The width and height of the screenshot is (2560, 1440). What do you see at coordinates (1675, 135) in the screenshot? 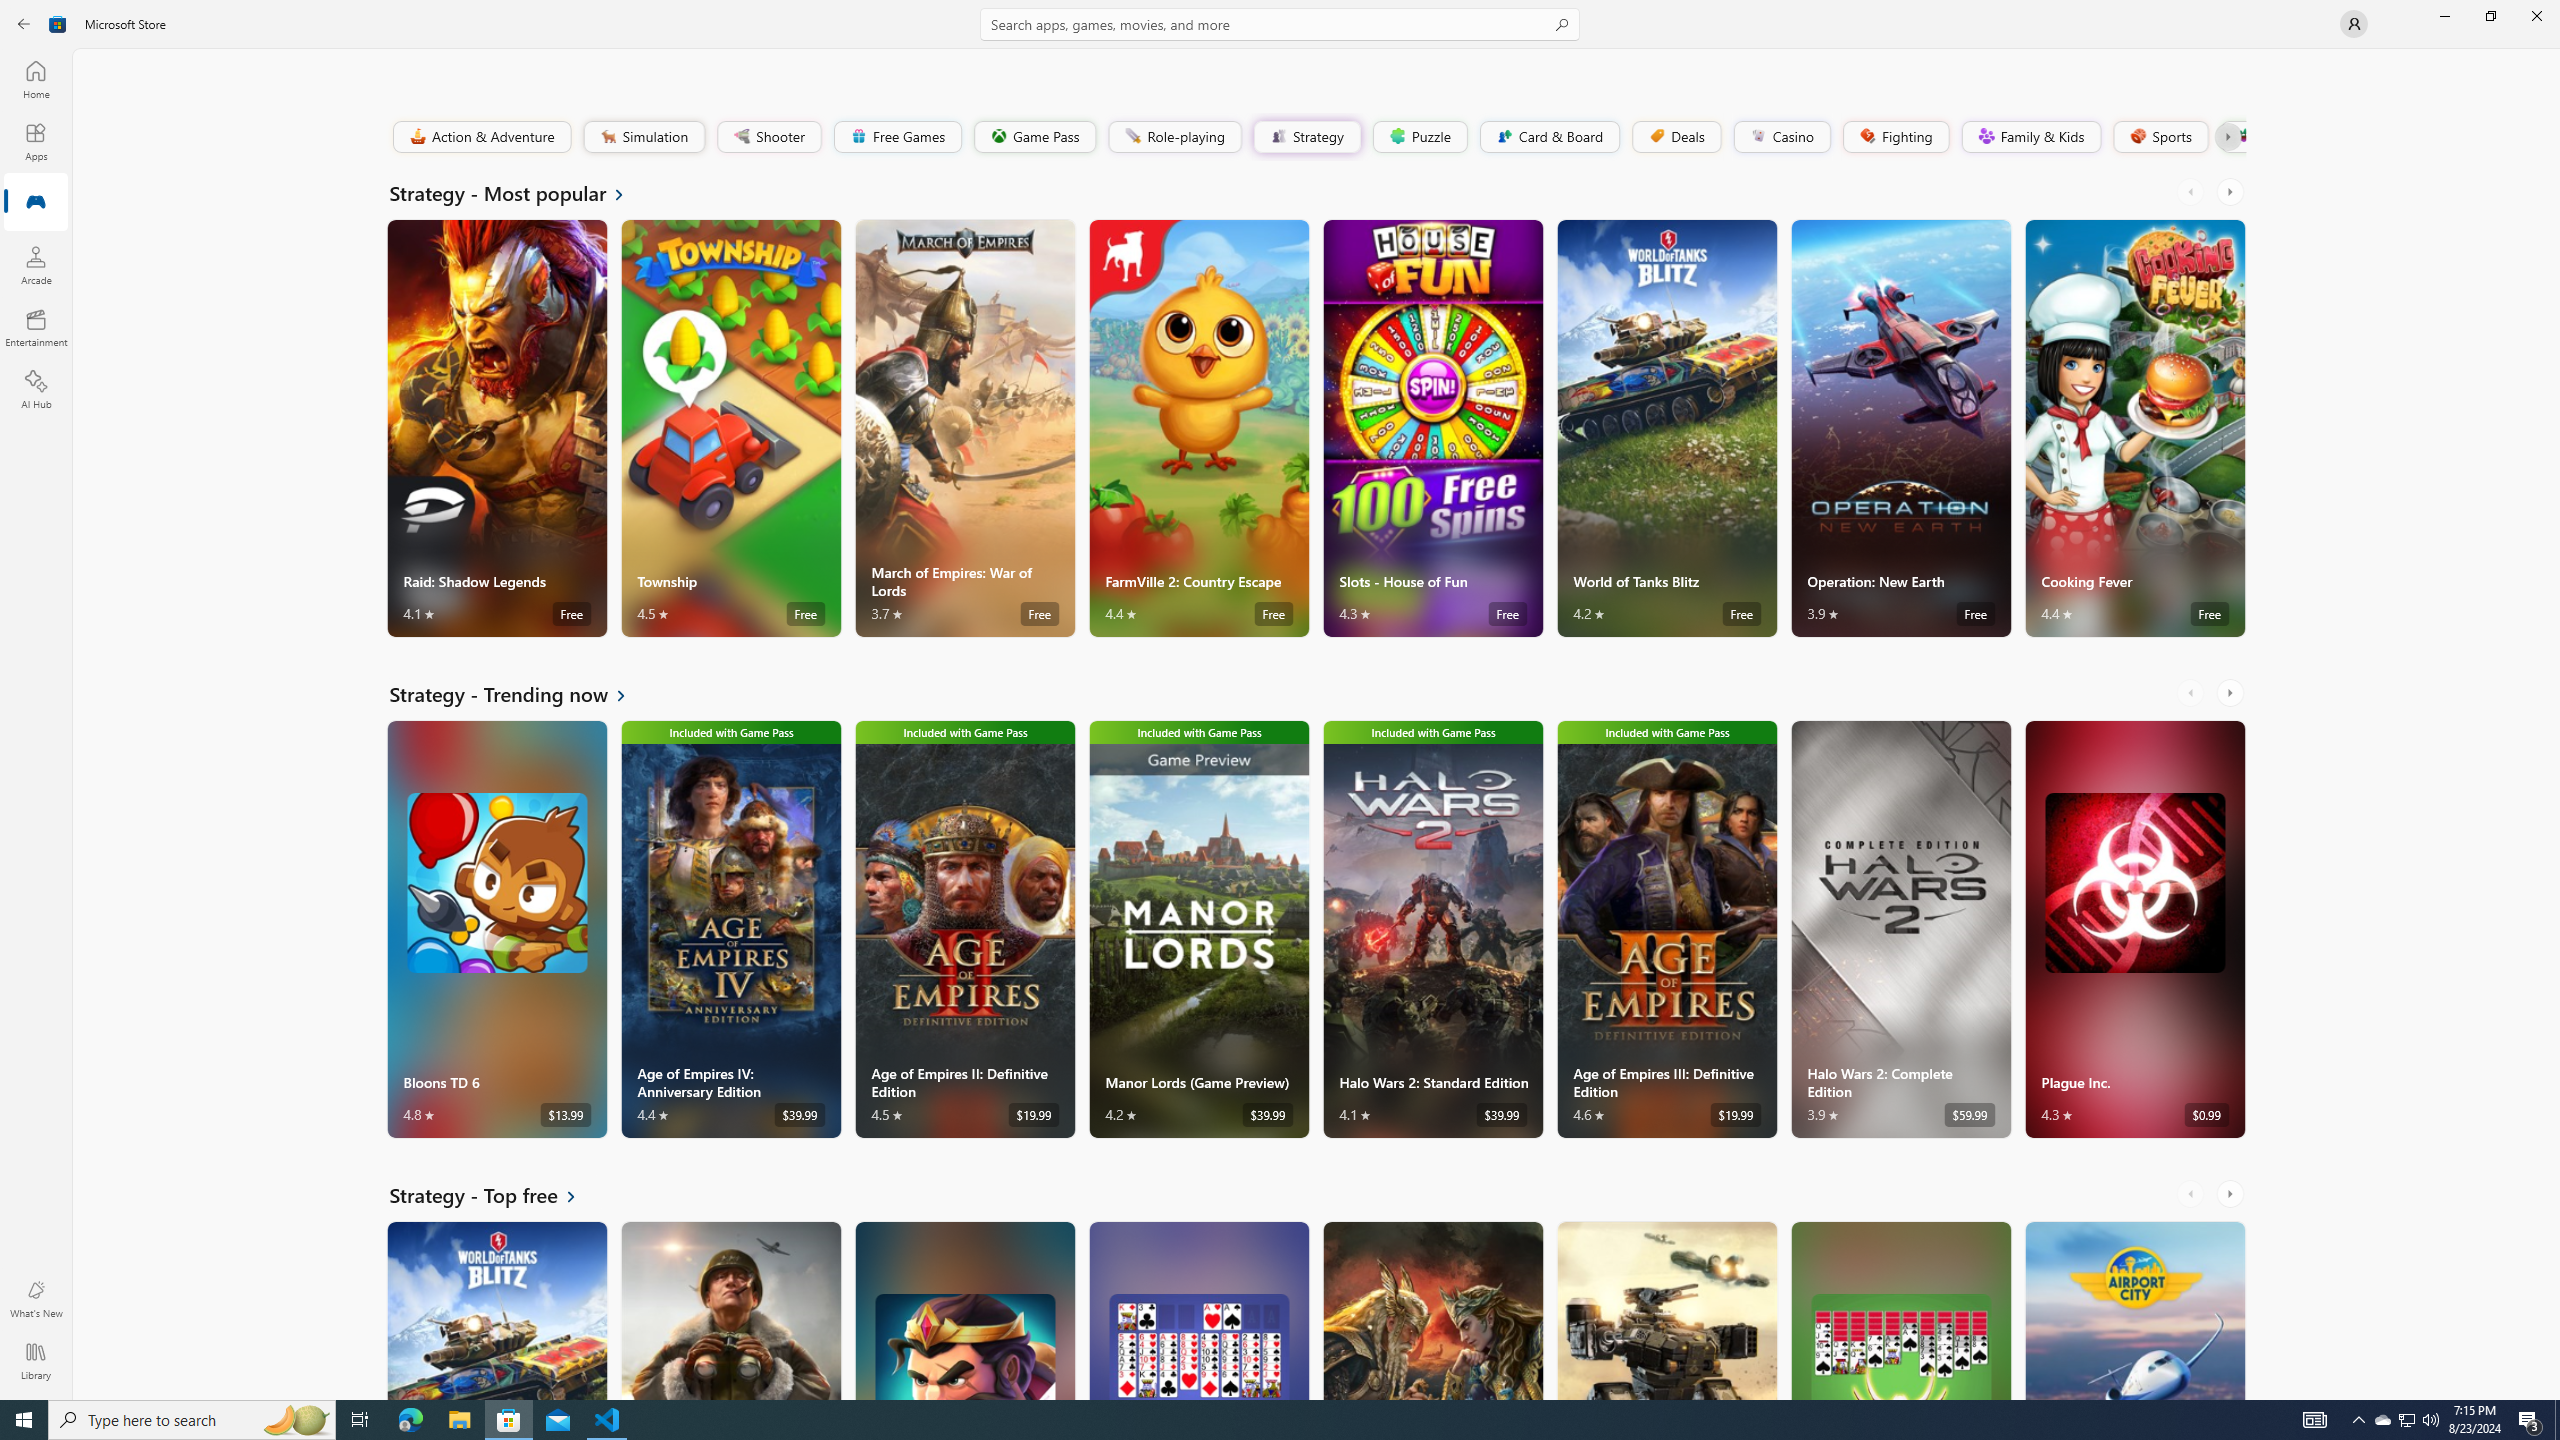
I see `'Deals'` at bounding box center [1675, 135].